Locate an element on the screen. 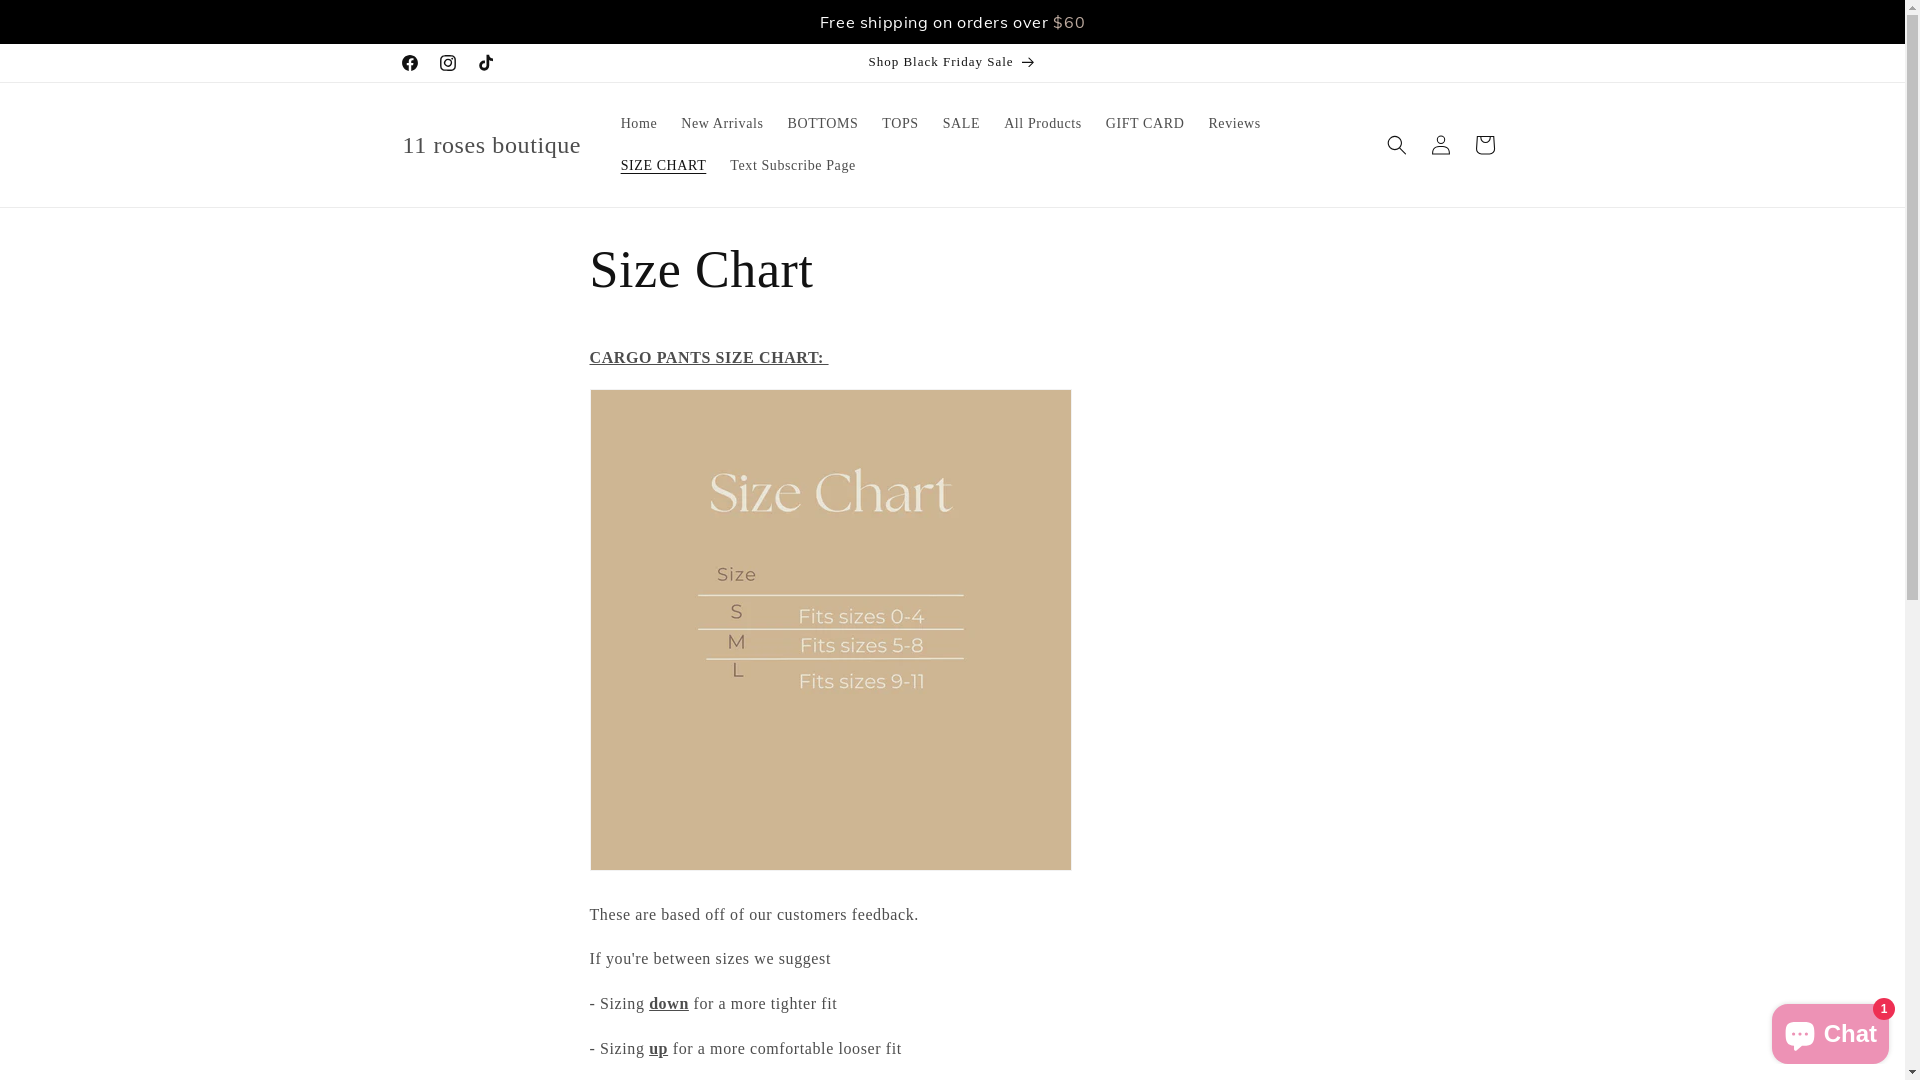  'Cart' is located at coordinates (1462, 144).